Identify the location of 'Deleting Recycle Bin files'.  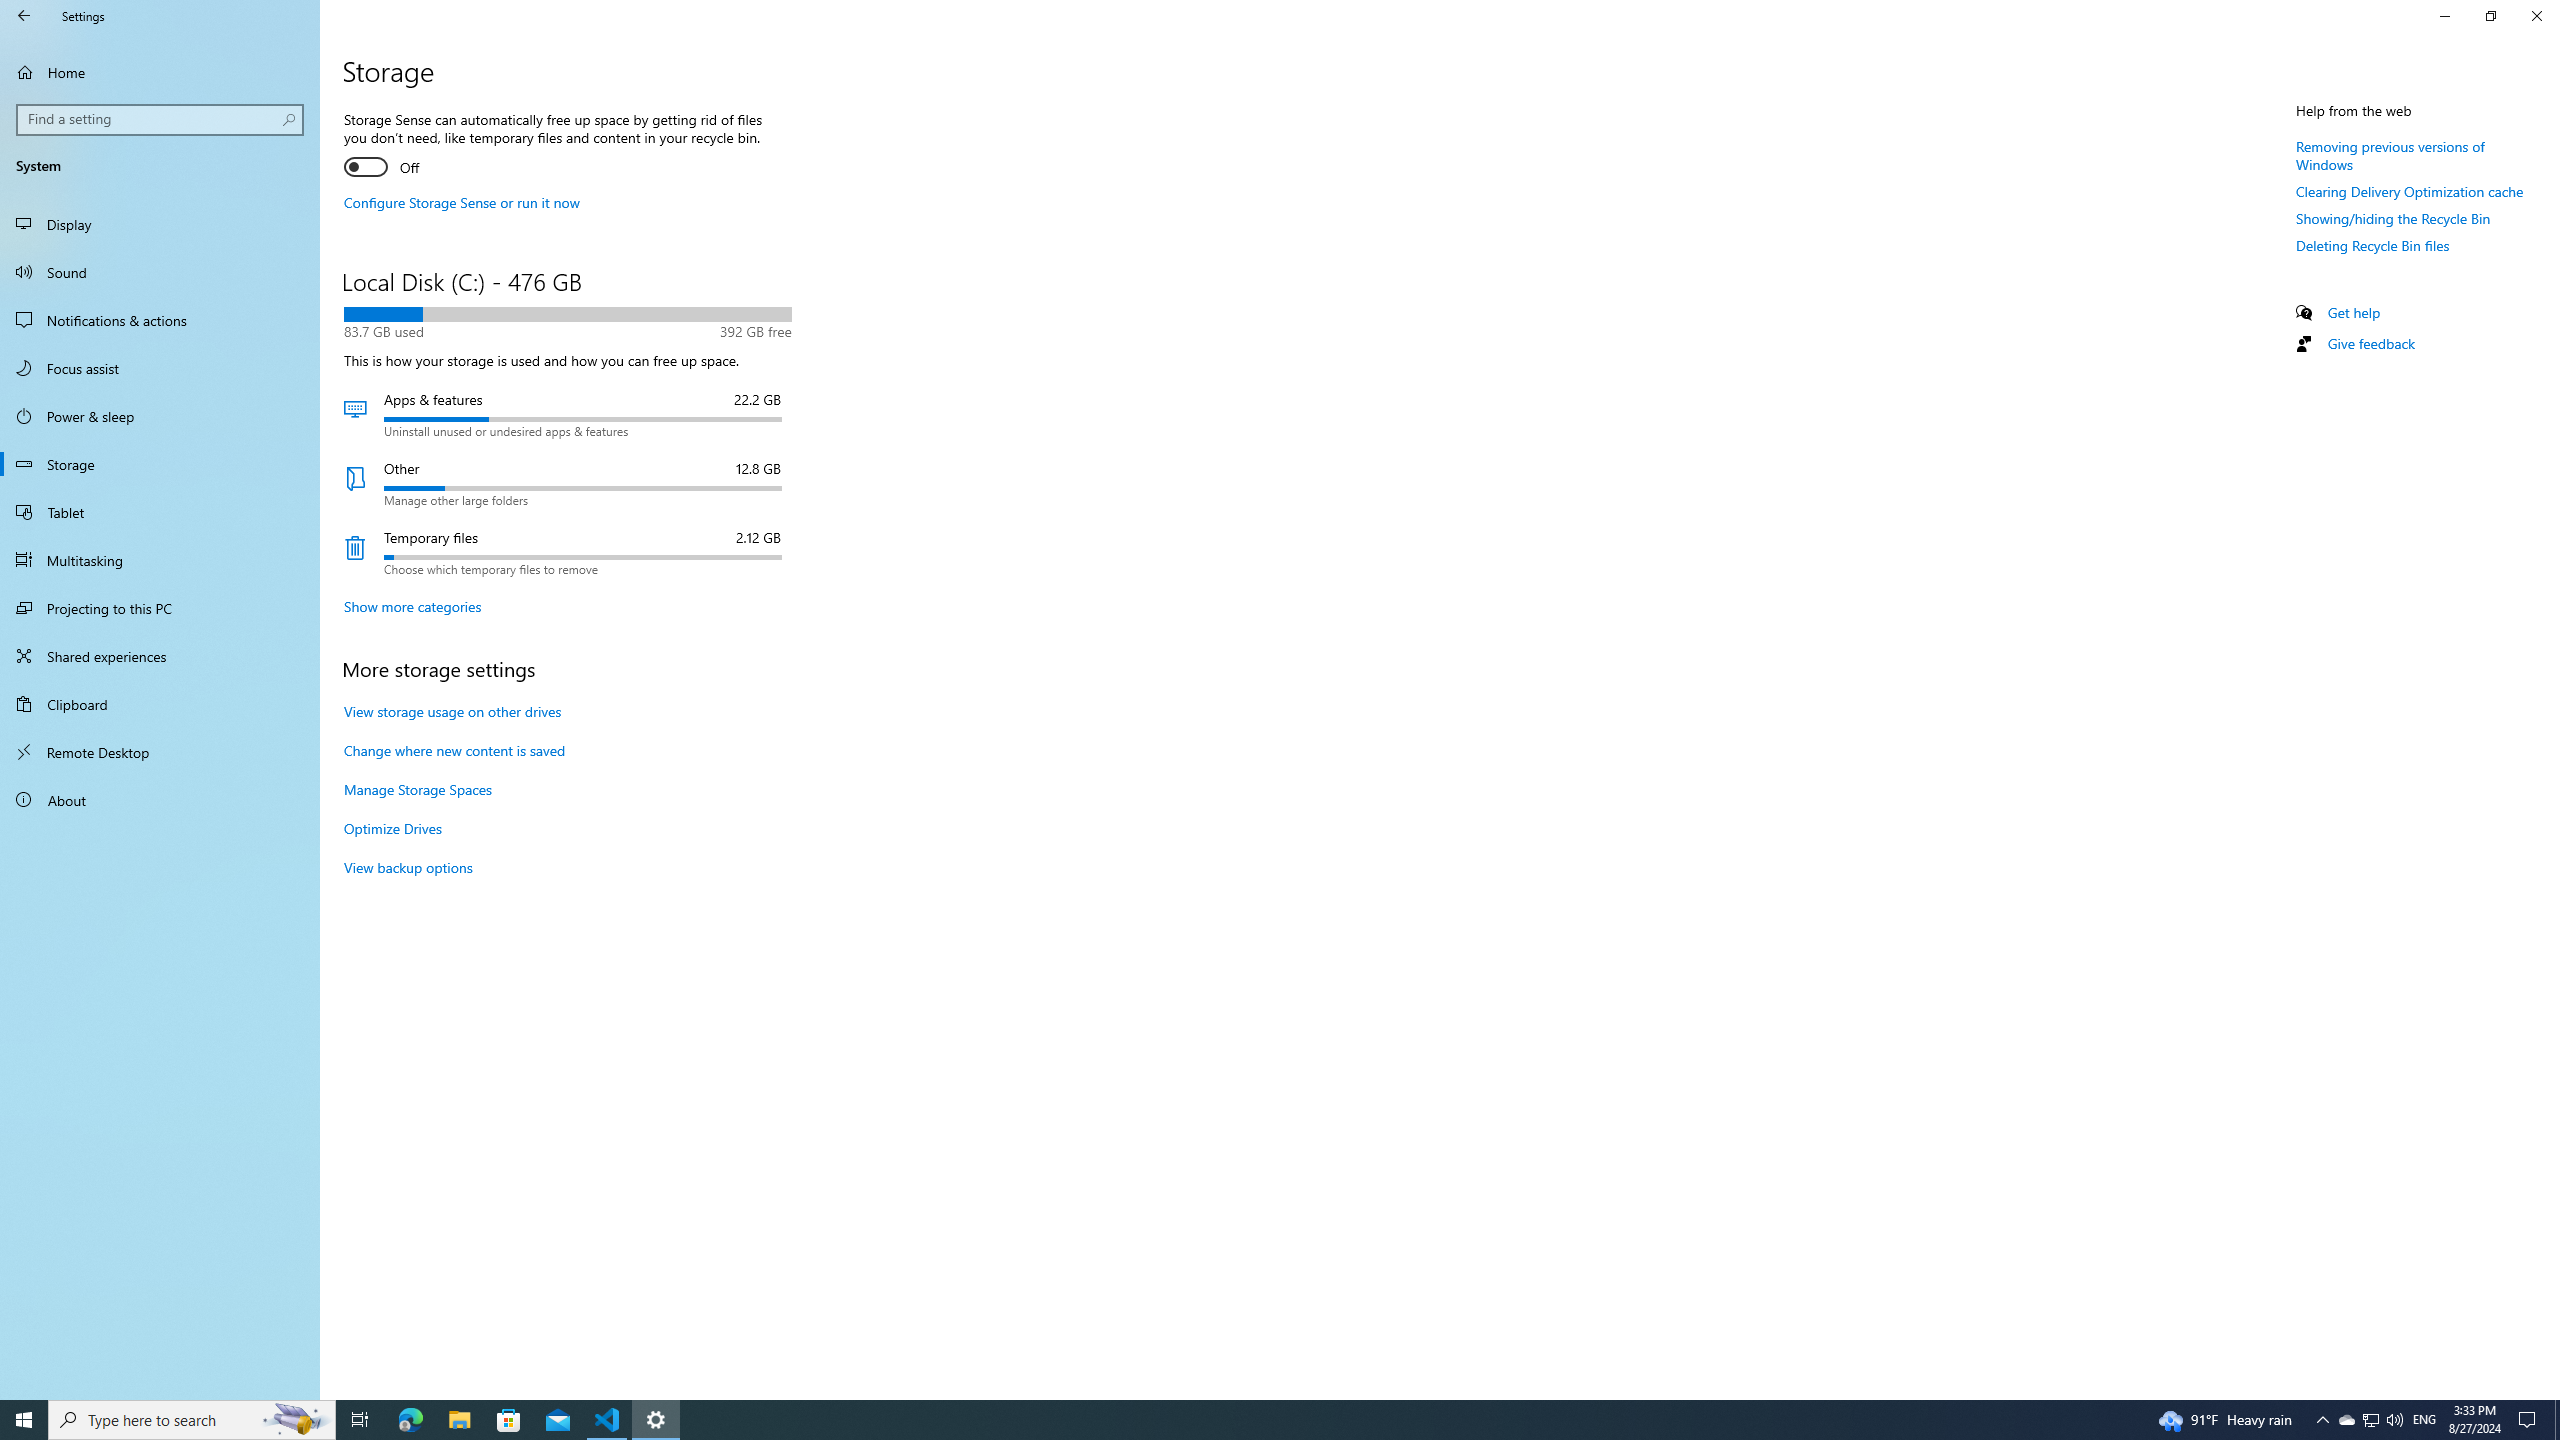
(2372, 245).